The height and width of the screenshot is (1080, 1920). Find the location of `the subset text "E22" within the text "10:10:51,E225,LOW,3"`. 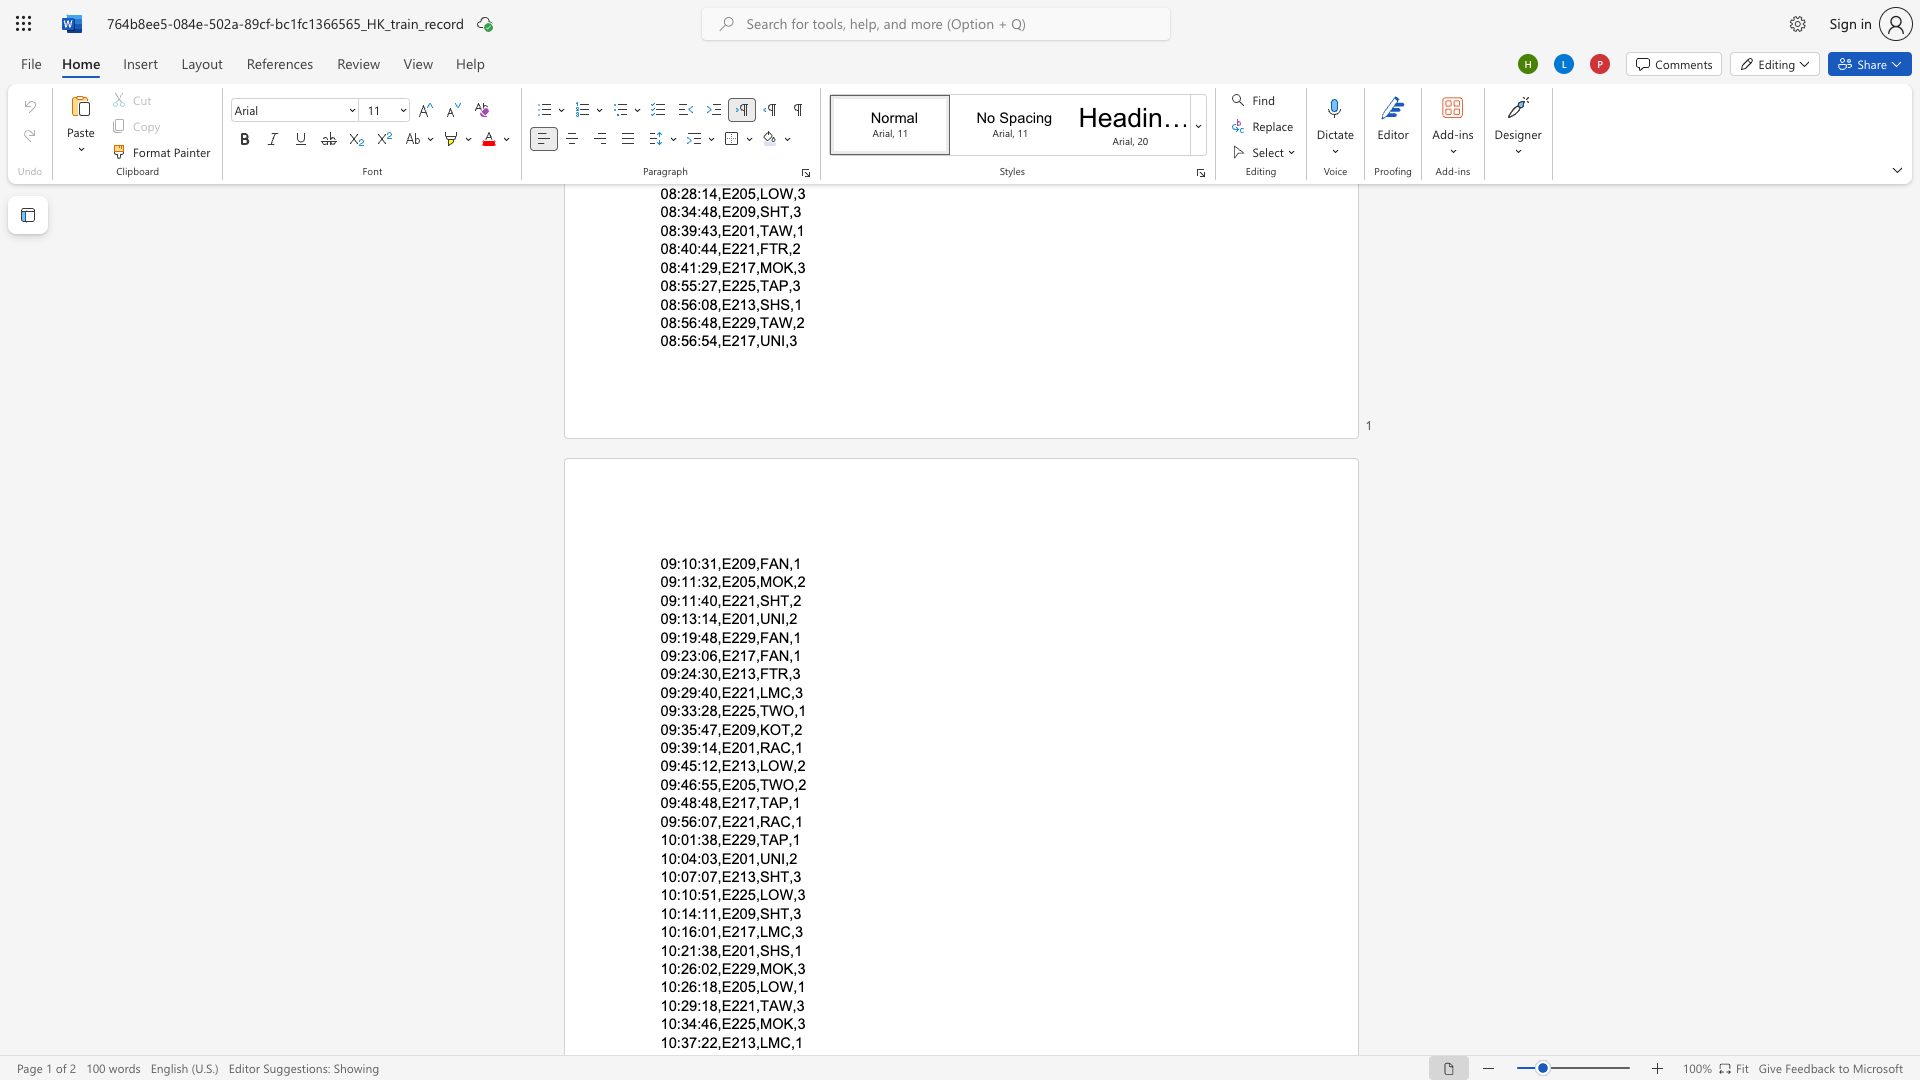

the subset text "E22" within the text "10:10:51,E225,LOW,3" is located at coordinates (720, 894).